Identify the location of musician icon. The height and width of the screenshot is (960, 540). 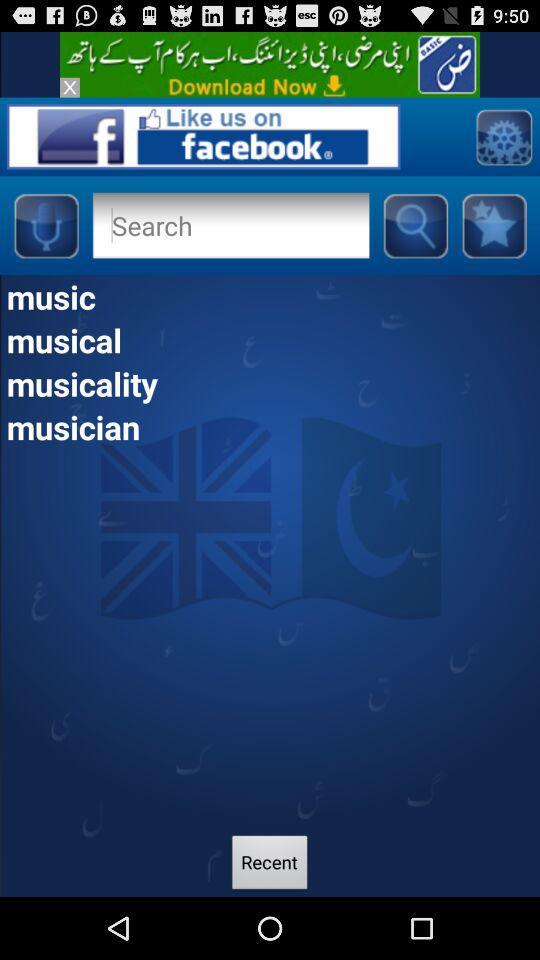
(270, 426).